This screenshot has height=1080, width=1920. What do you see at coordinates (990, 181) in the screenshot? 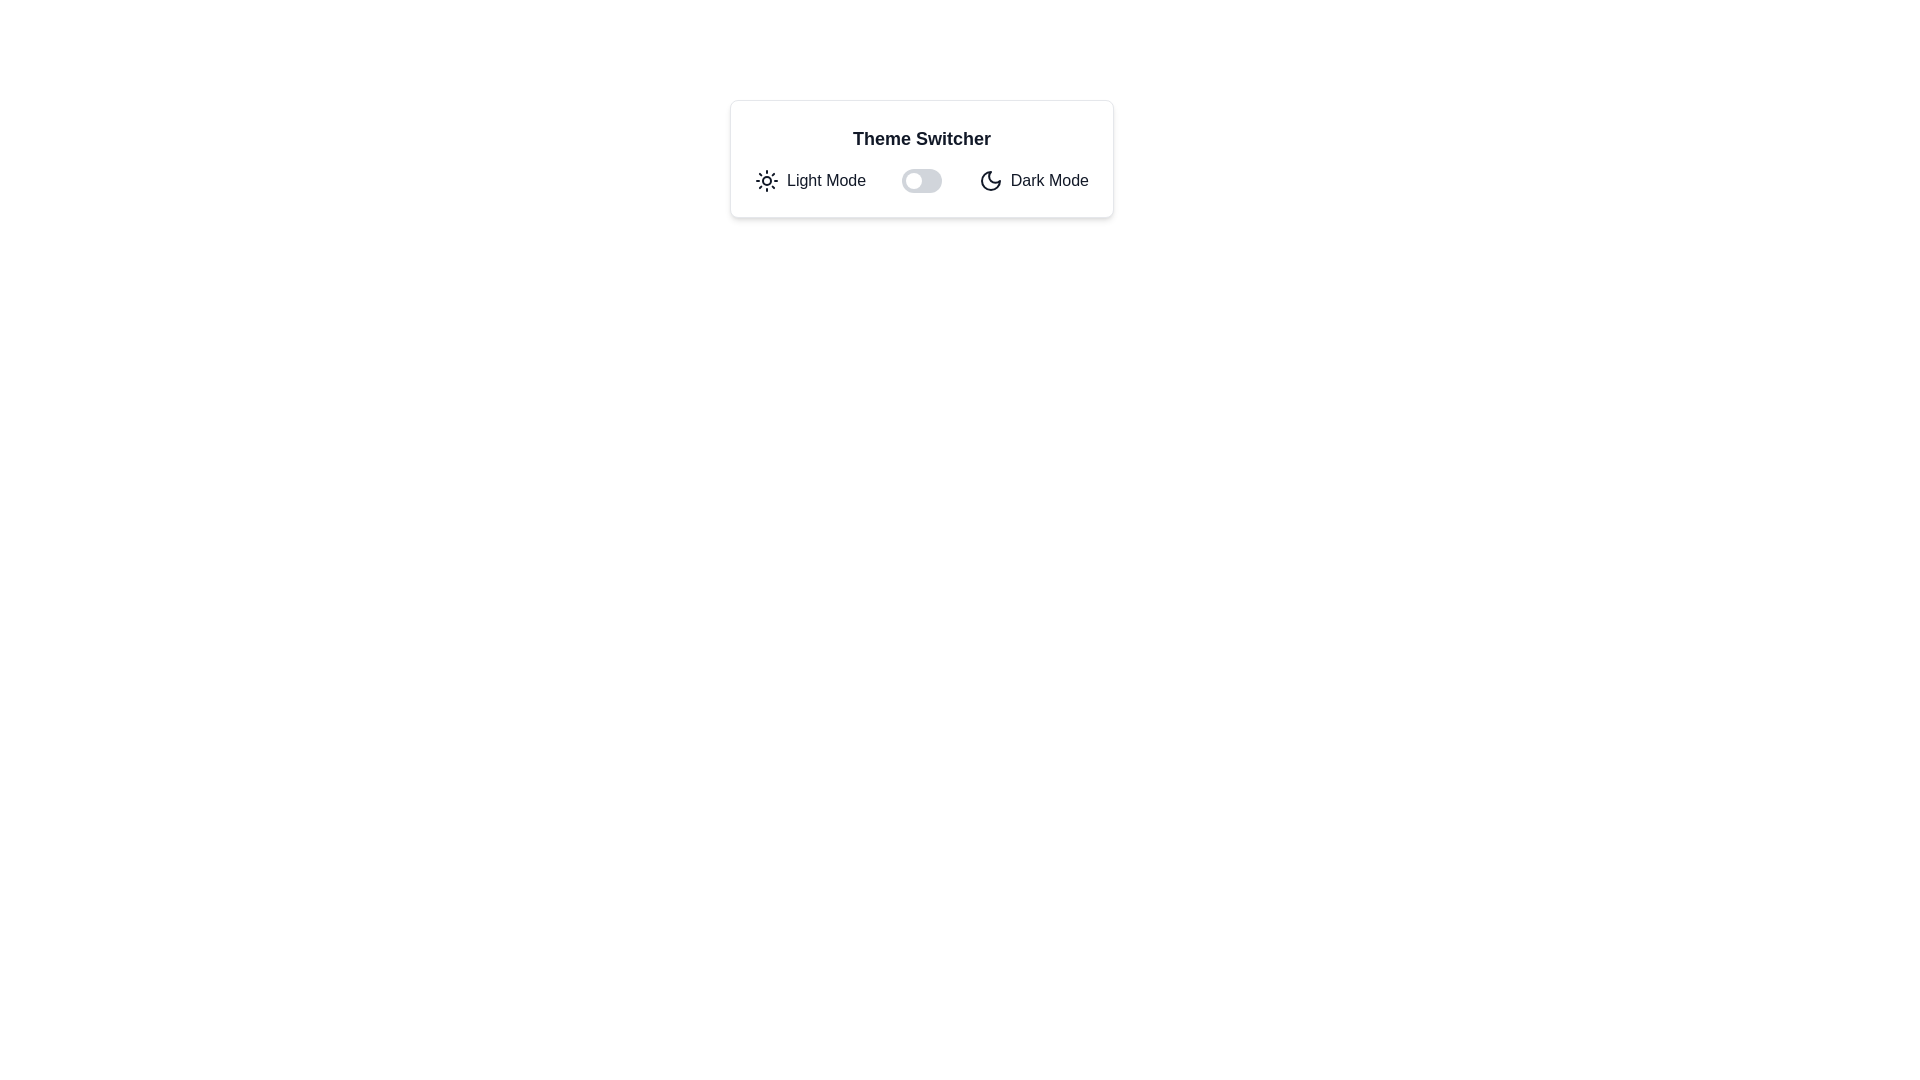
I see `the crescent moon icon representing 'Dark Mode', which is positioned to the left of the 'Dark Mode' label and aligned with the icon switcher and 'Light Mode' text` at bounding box center [990, 181].